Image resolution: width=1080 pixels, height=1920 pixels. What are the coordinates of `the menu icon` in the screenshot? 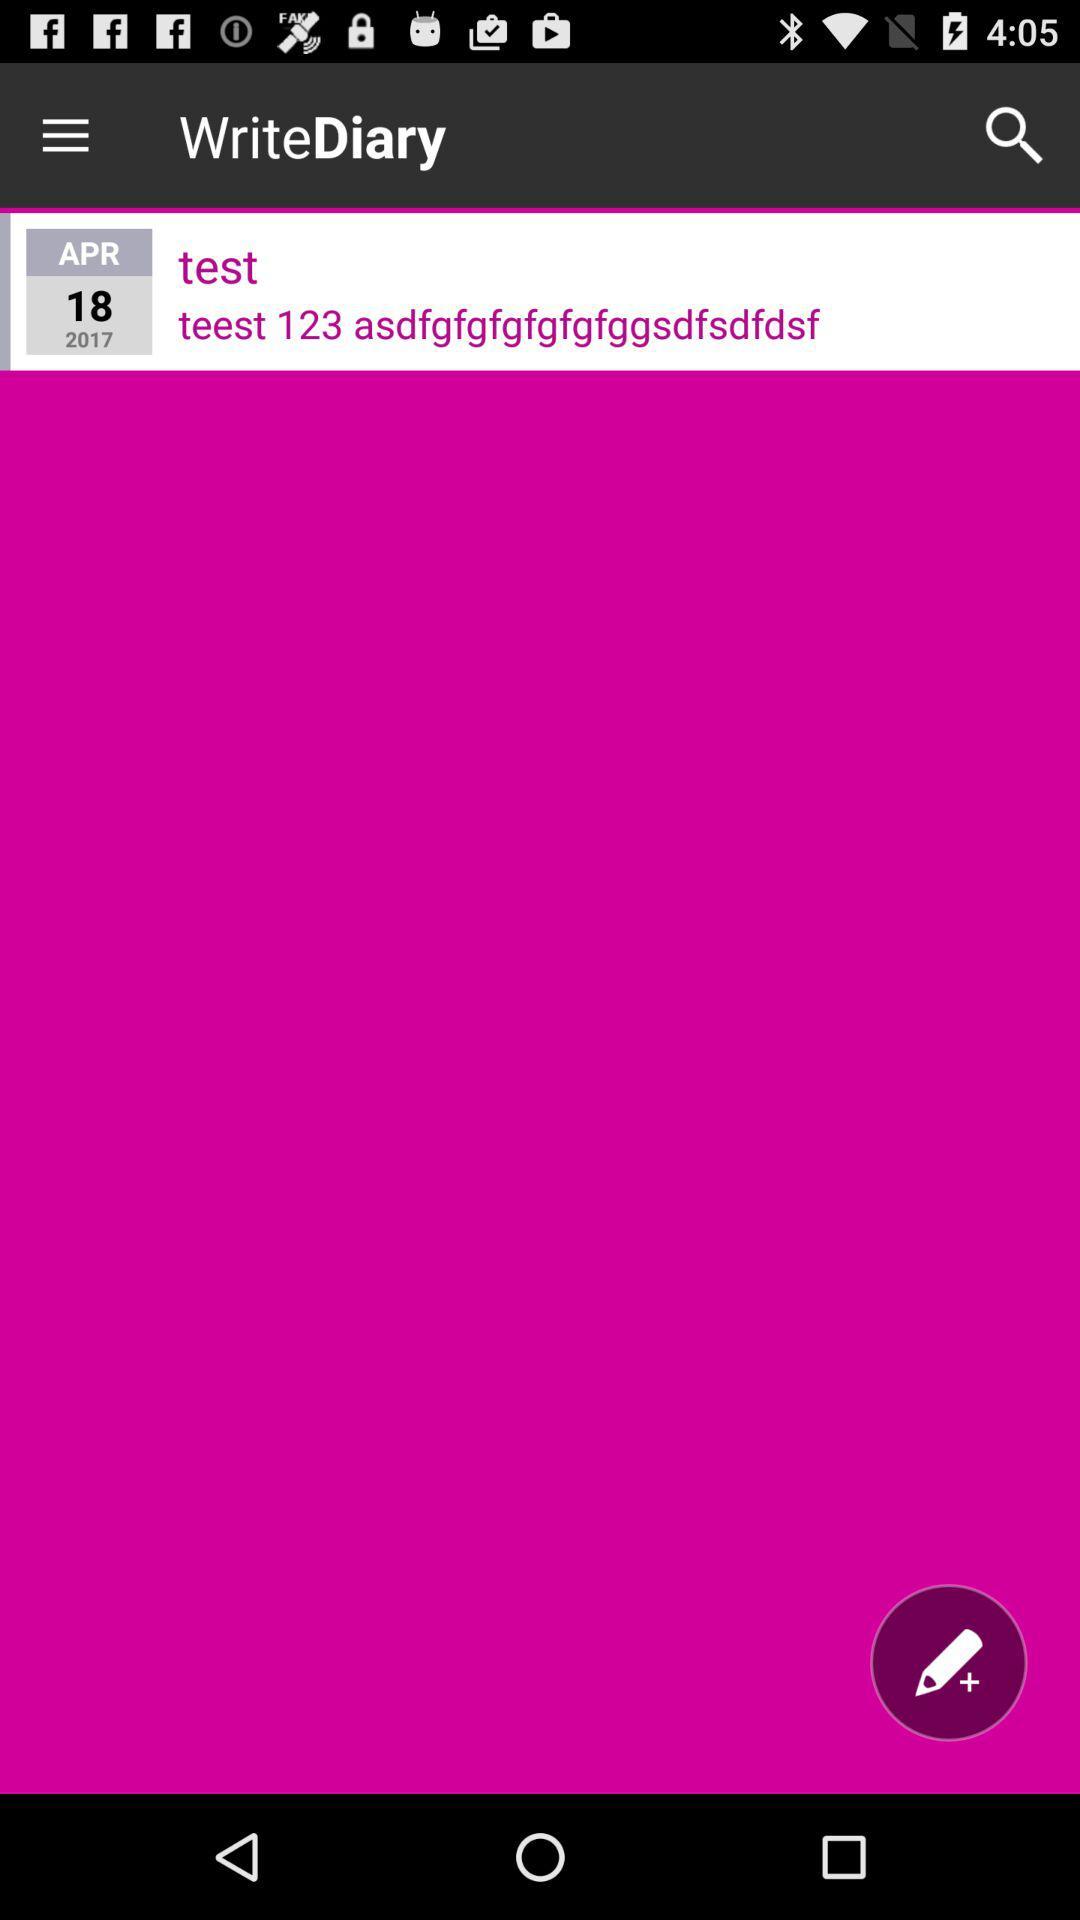 It's located at (77, 143).